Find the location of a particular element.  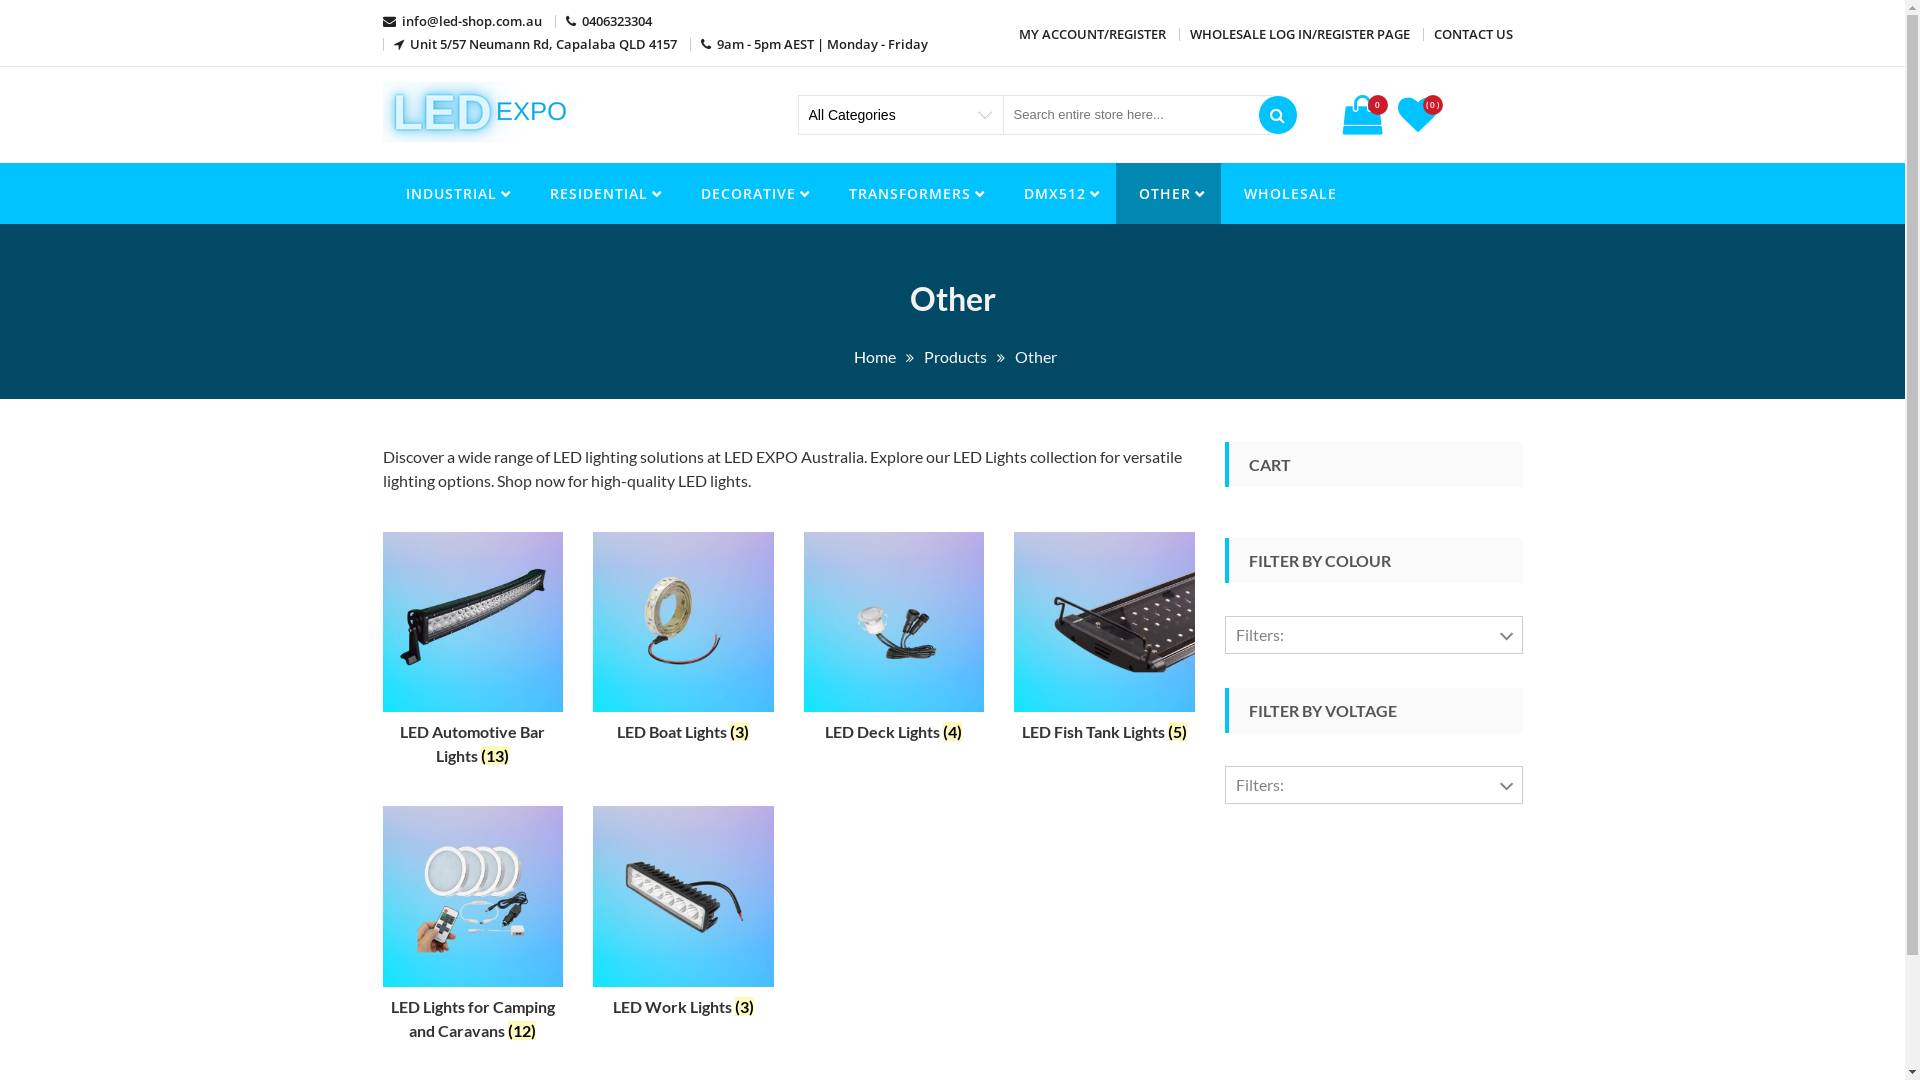

'DECORATIVE' is located at coordinates (751, 193).